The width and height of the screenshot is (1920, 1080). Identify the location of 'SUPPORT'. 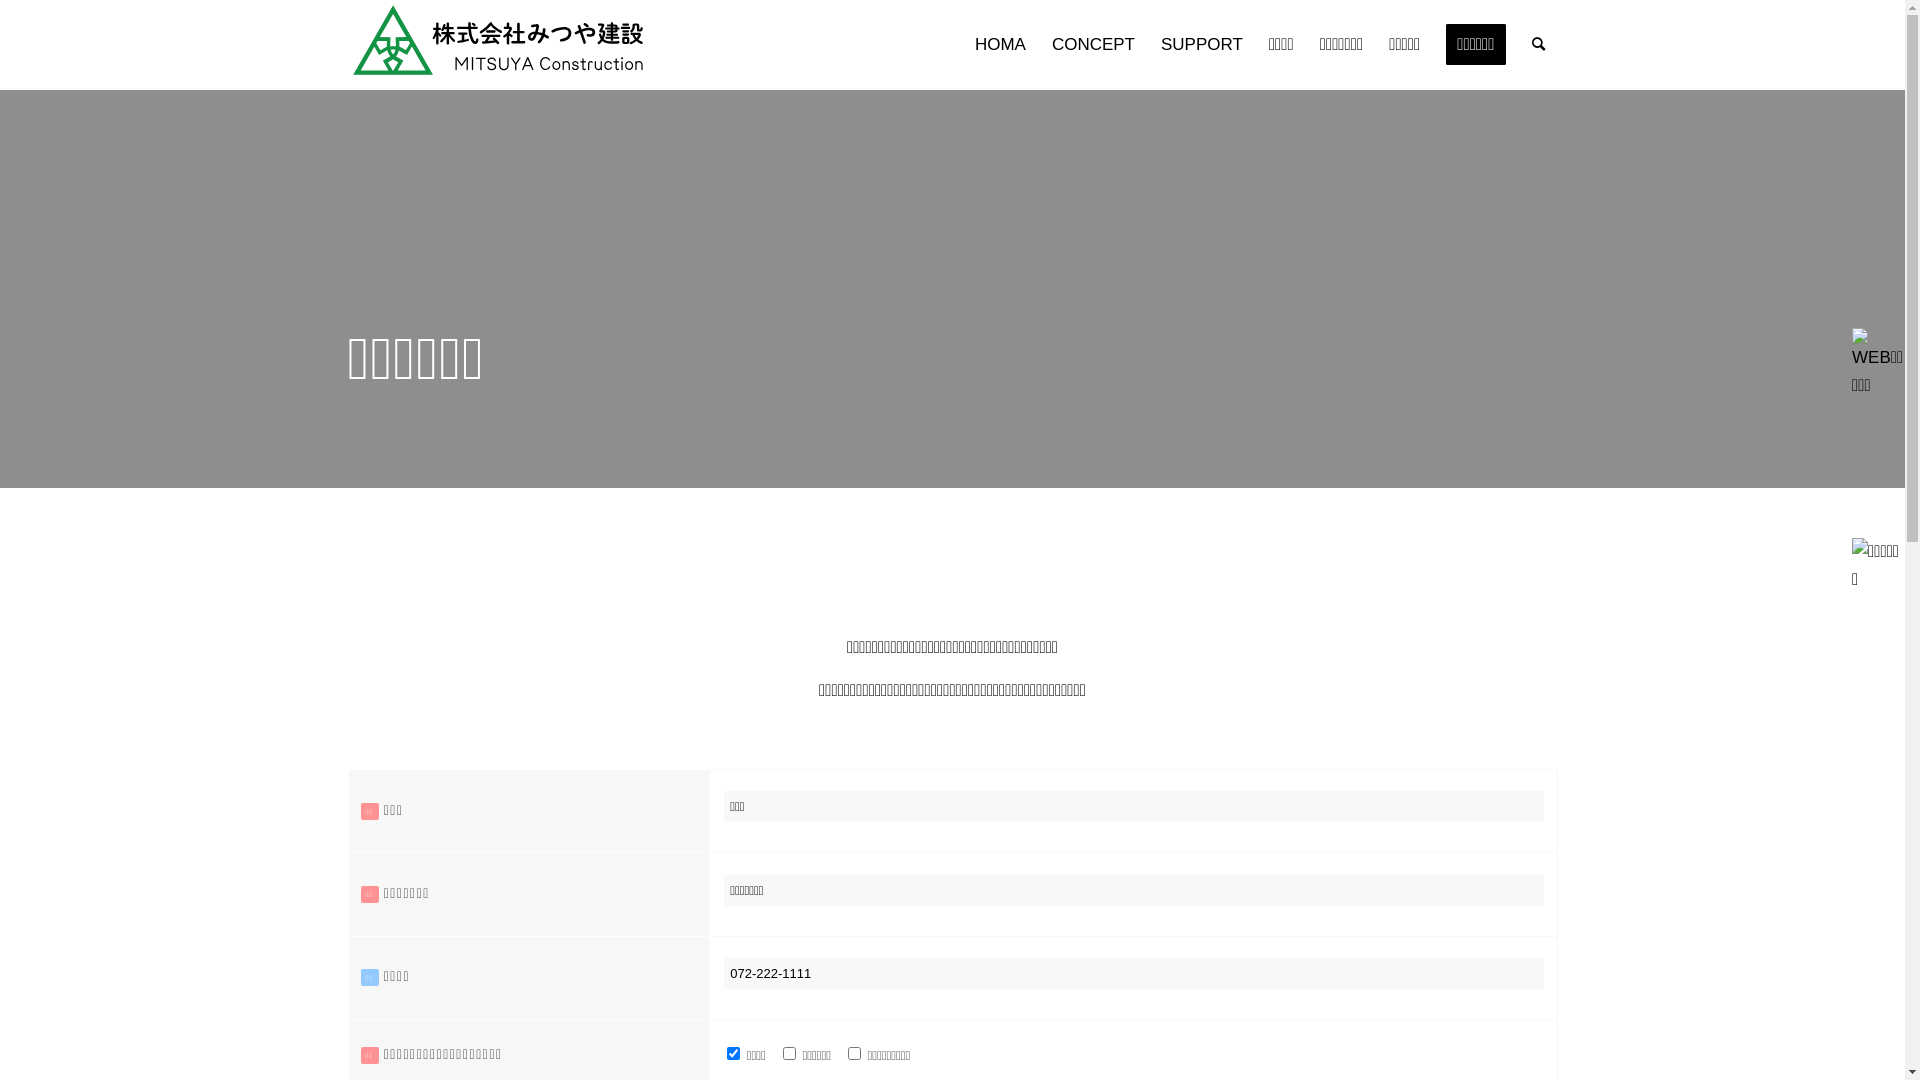
(1200, 45).